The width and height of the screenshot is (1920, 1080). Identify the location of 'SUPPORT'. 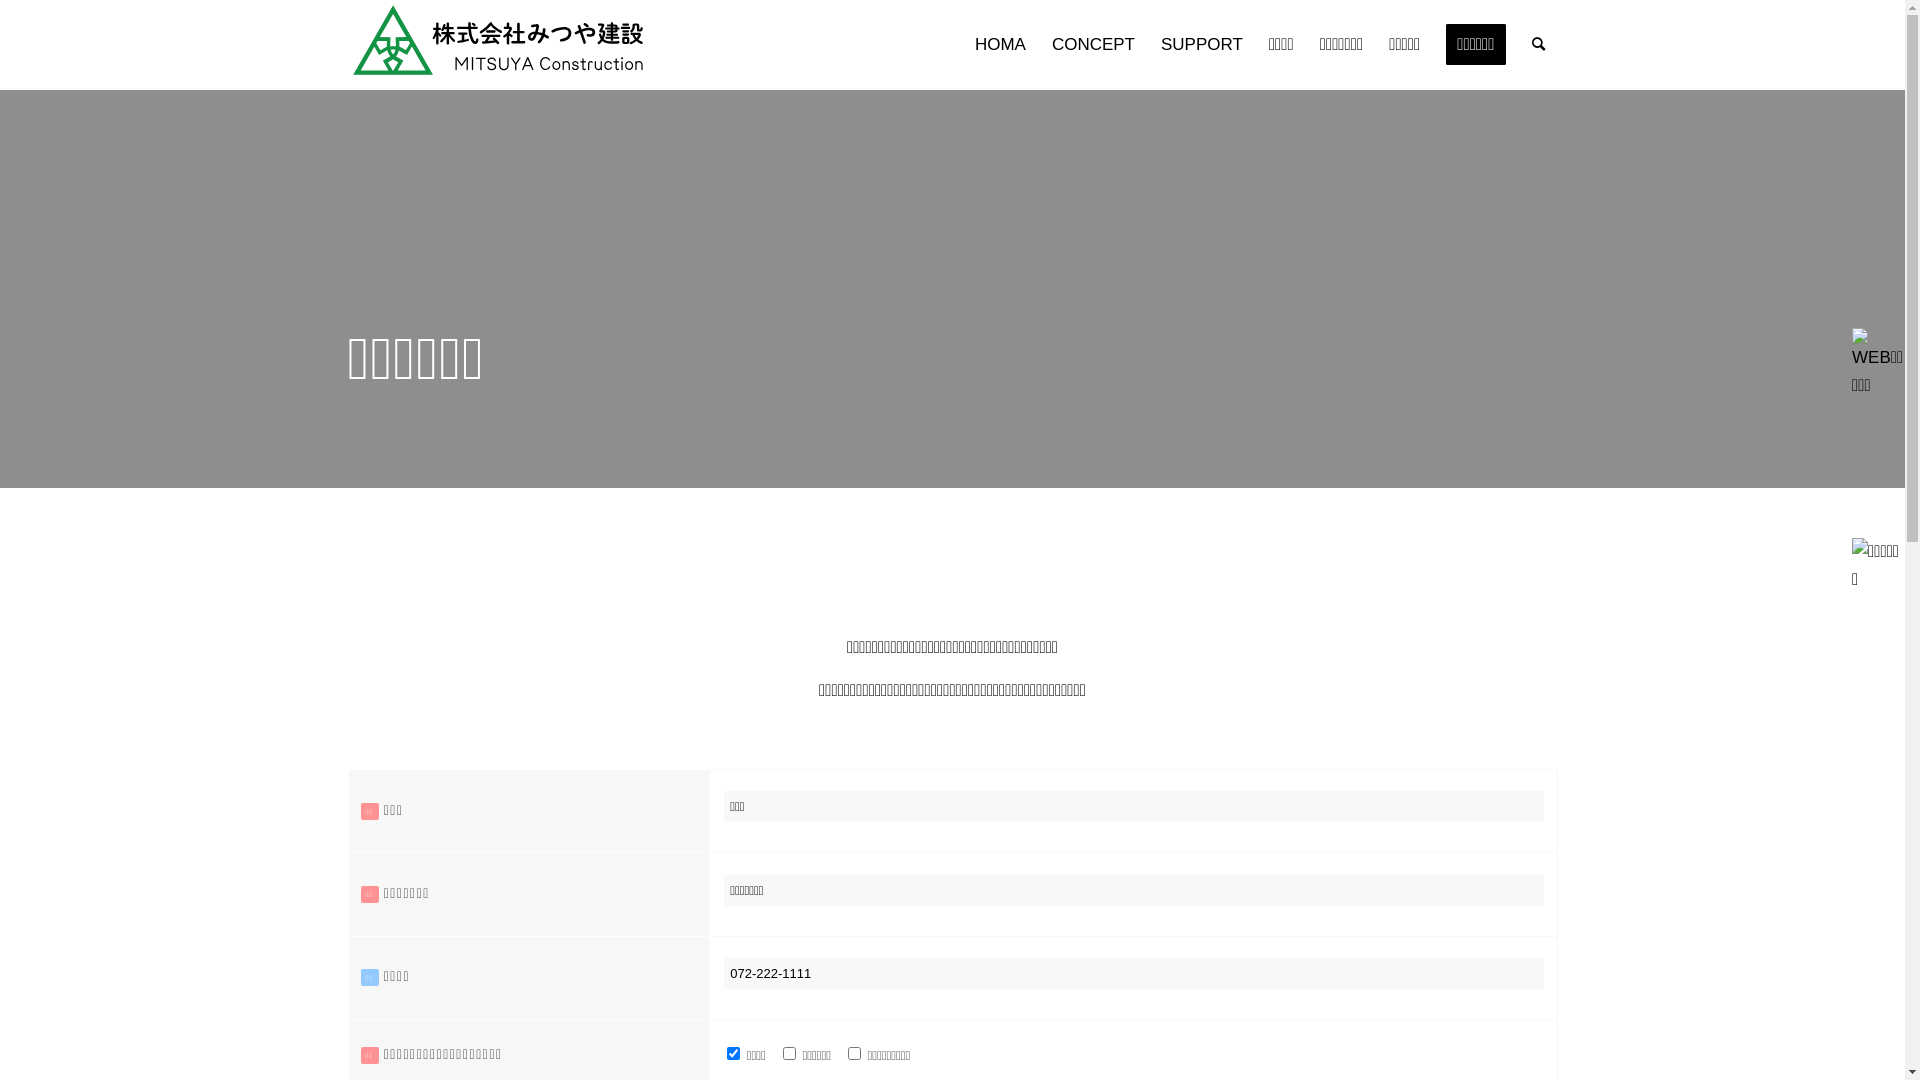
(1200, 45).